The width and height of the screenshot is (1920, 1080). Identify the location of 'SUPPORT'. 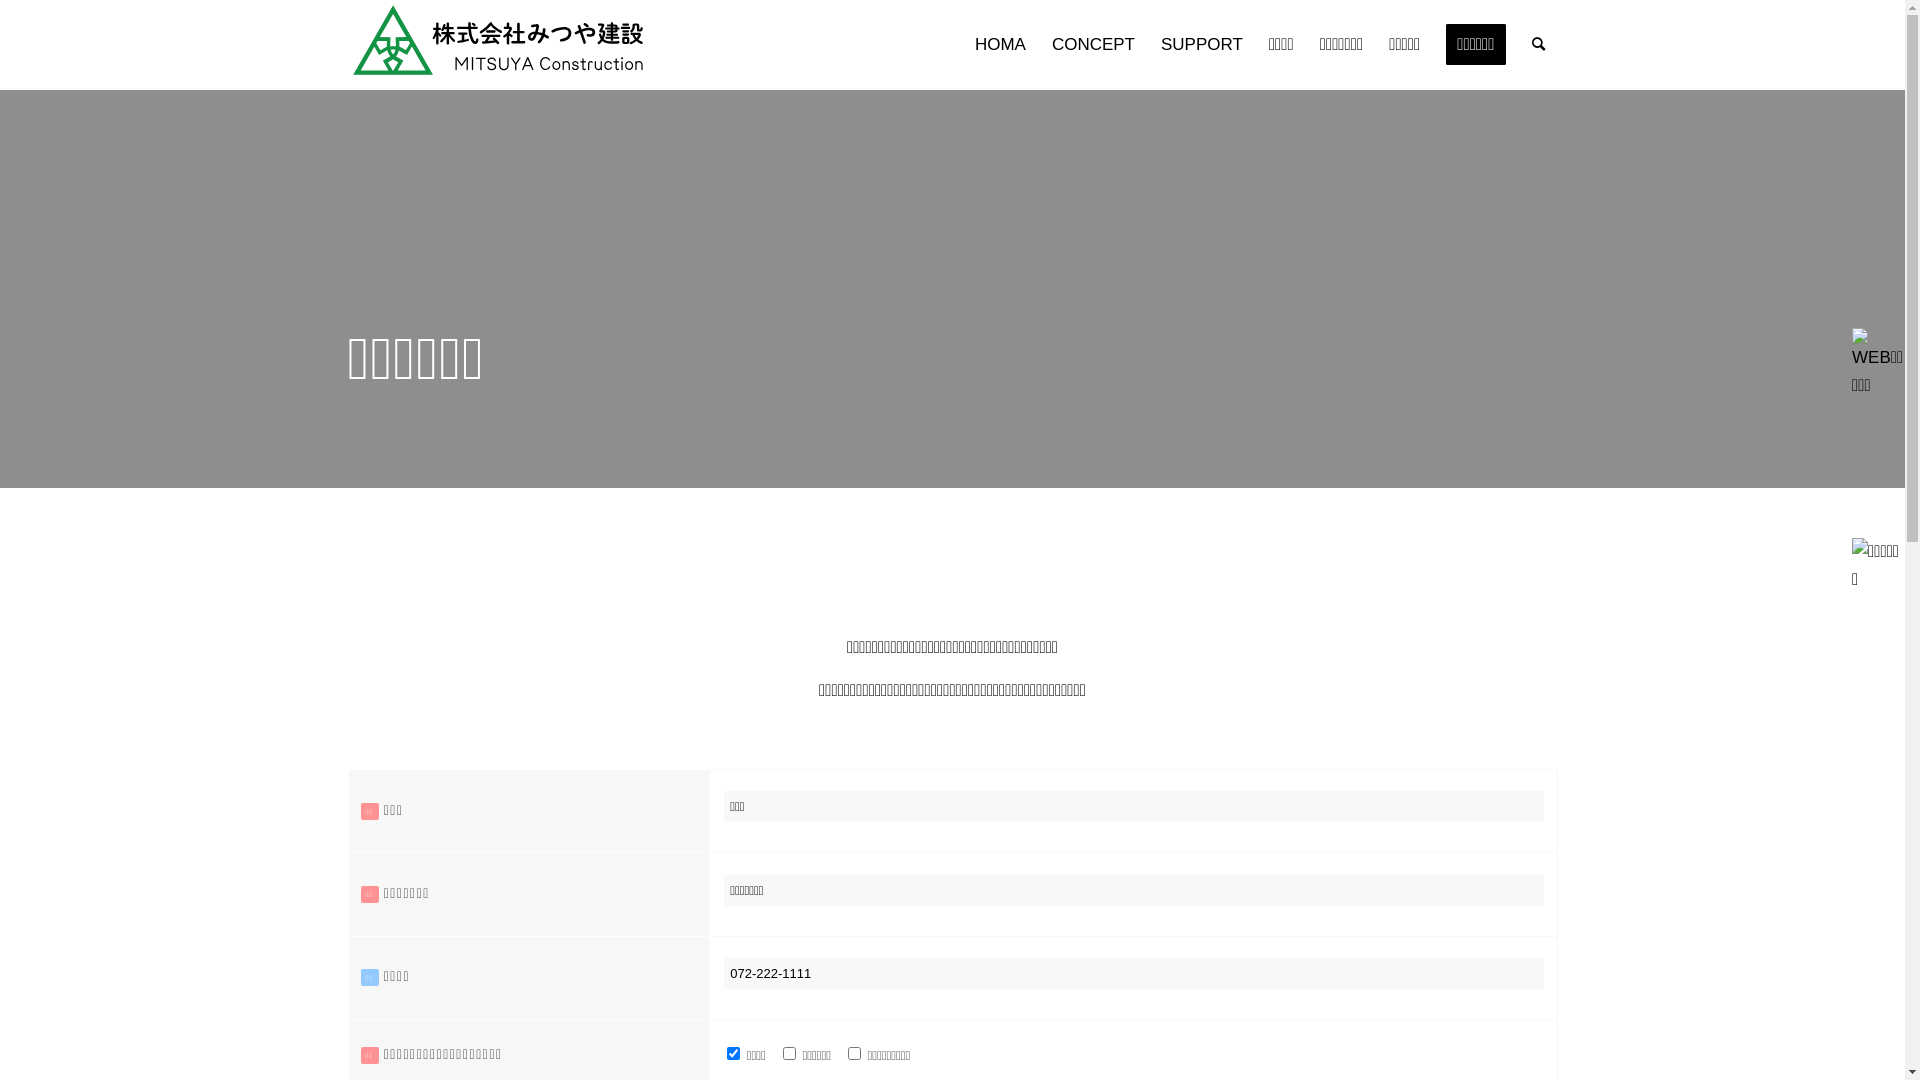
(1200, 45).